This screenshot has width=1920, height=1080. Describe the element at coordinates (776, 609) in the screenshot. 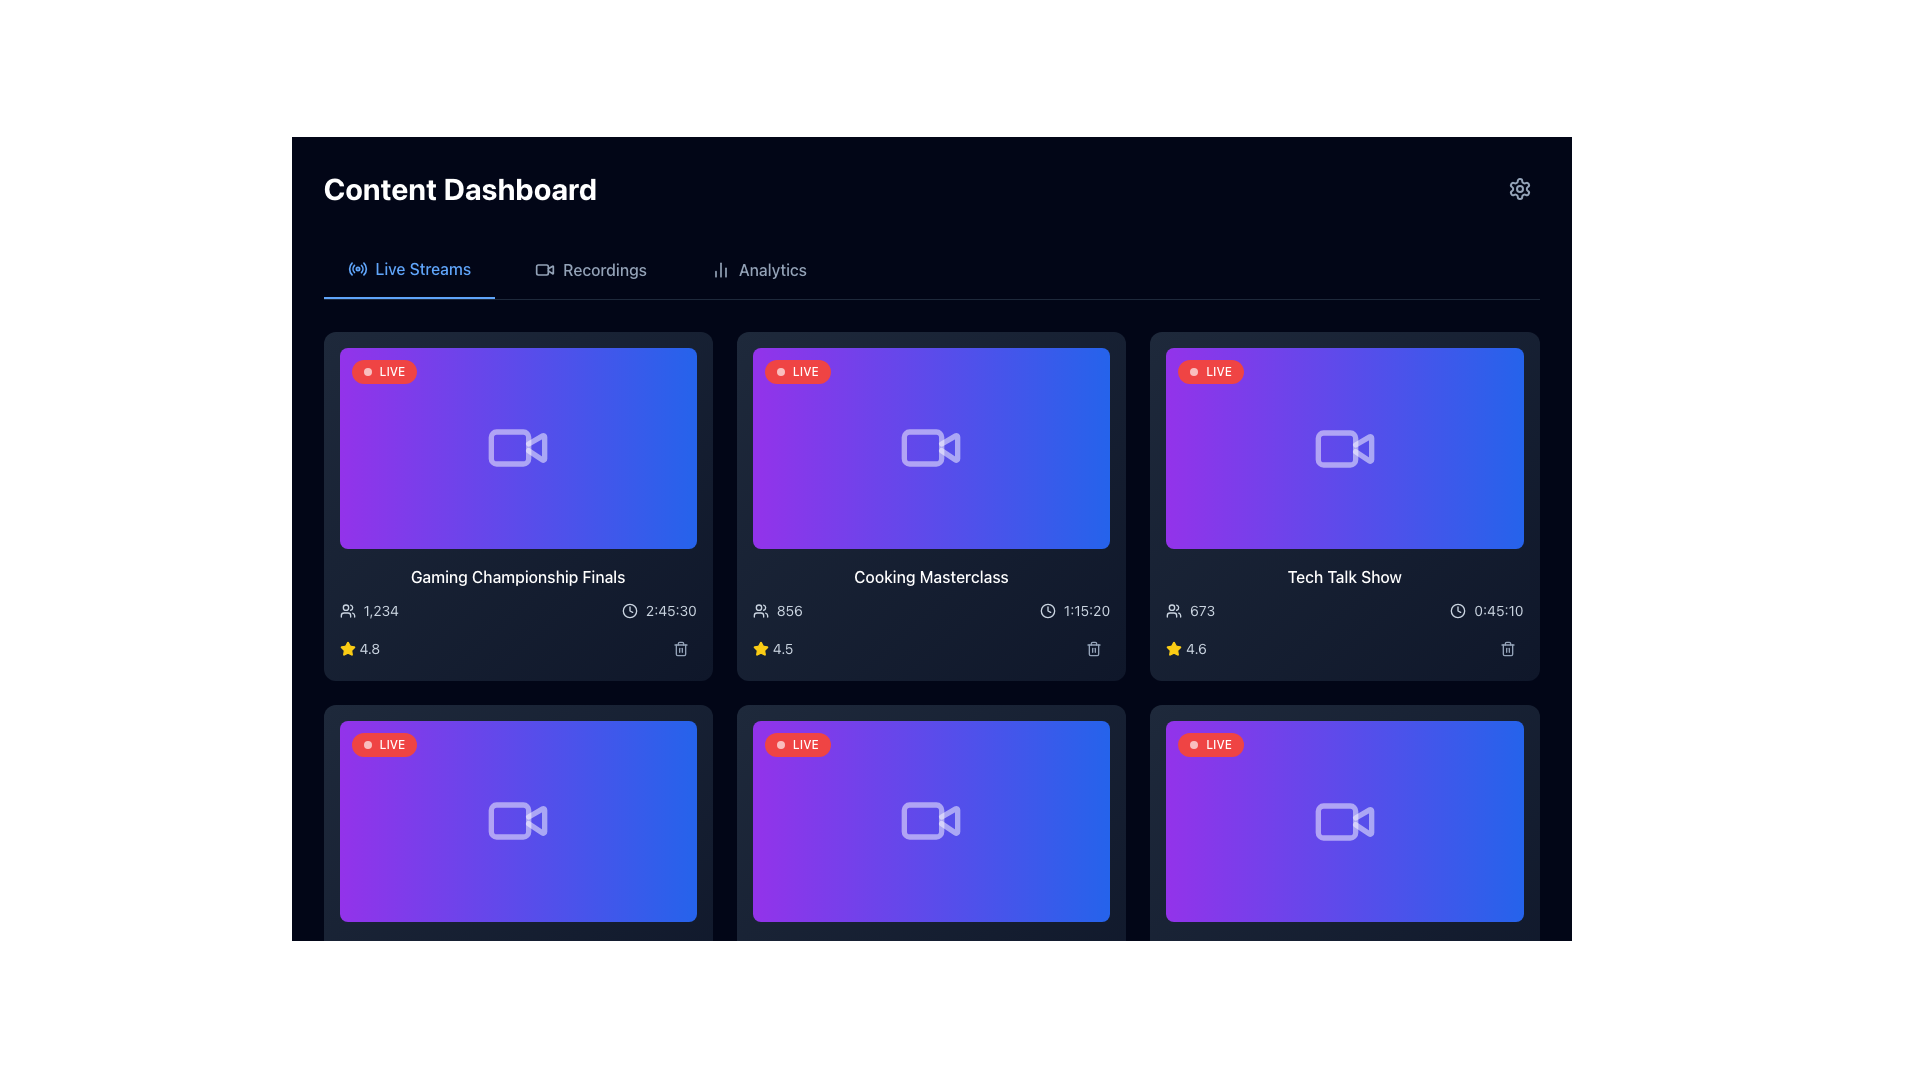

I see `the text label displaying the number '856', which indicates user statistics next to the user icon in the 'Cooking Masterclass' card` at that location.